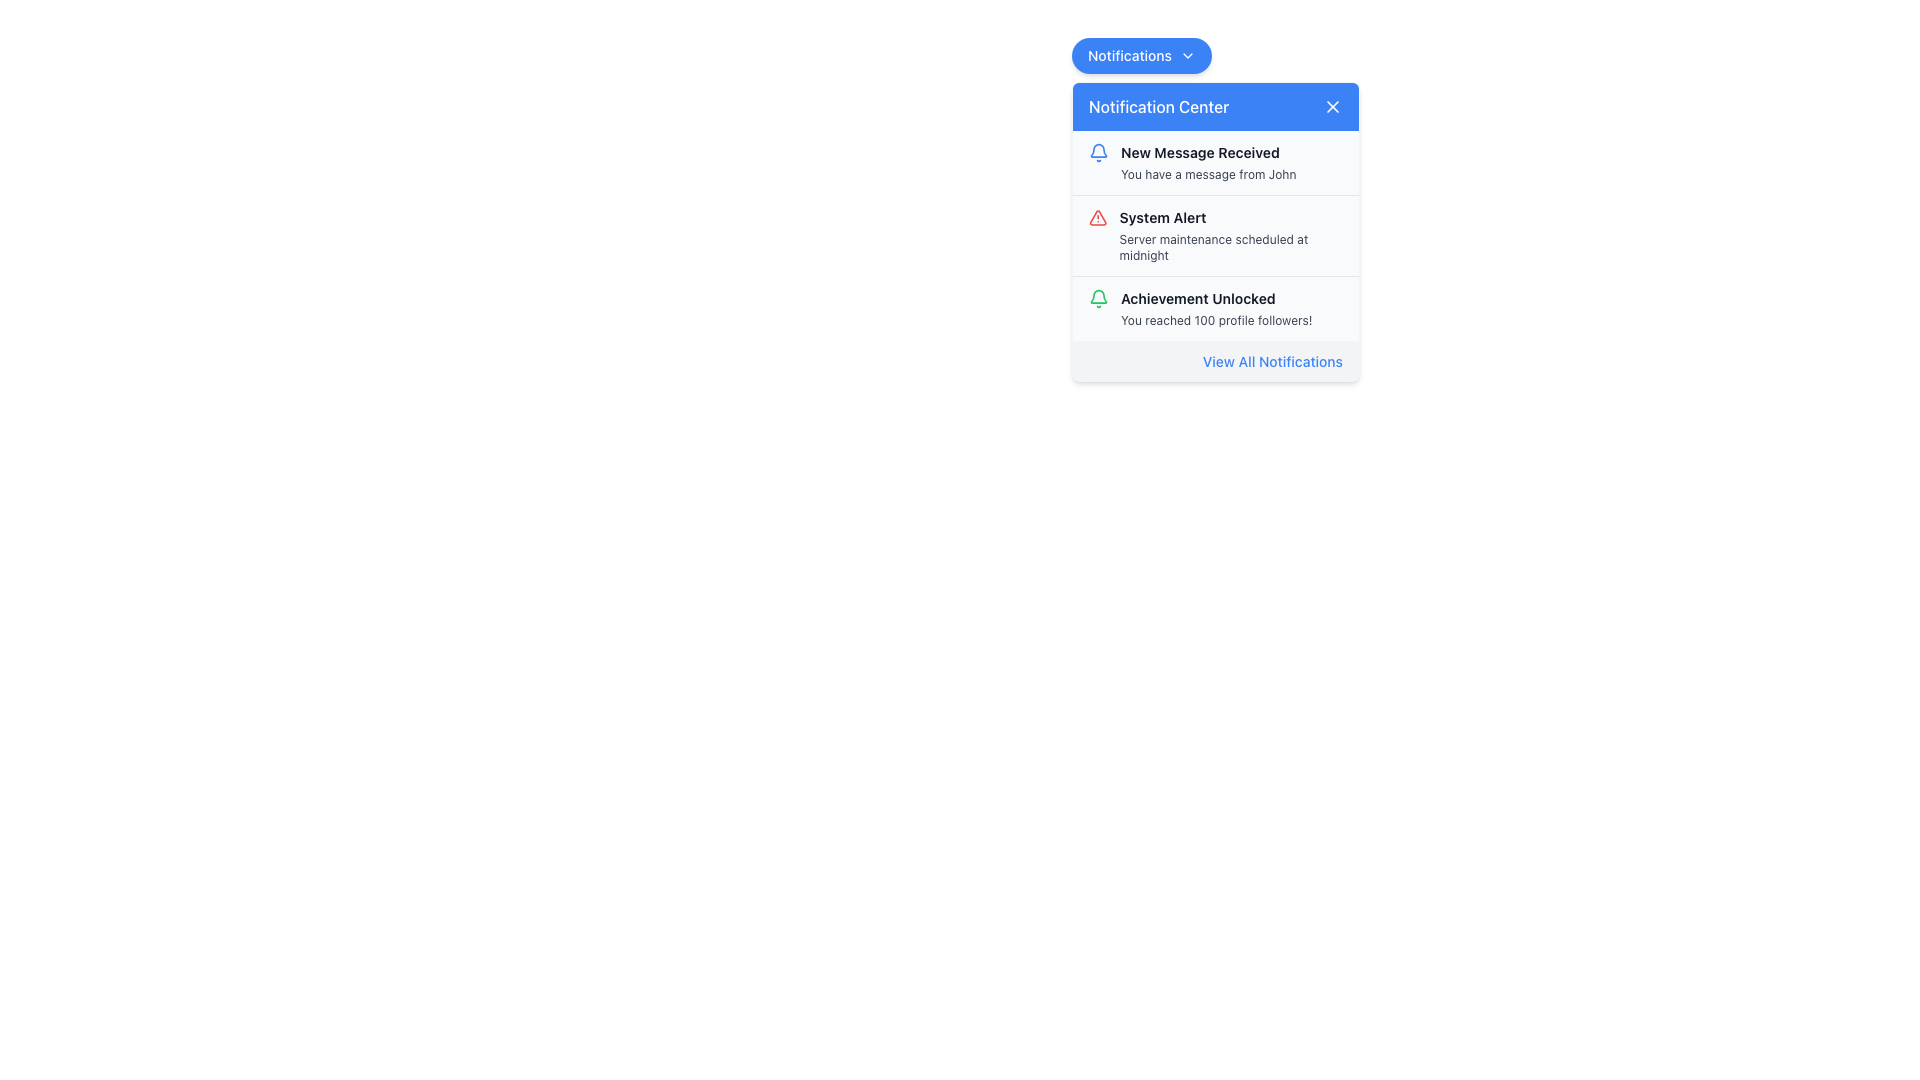 The image size is (1920, 1080). What do you see at coordinates (1333, 107) in the screenshot?
I see `the cross-shaped icon in the title bar of the notification panel` at bounding box center [1333, 107].